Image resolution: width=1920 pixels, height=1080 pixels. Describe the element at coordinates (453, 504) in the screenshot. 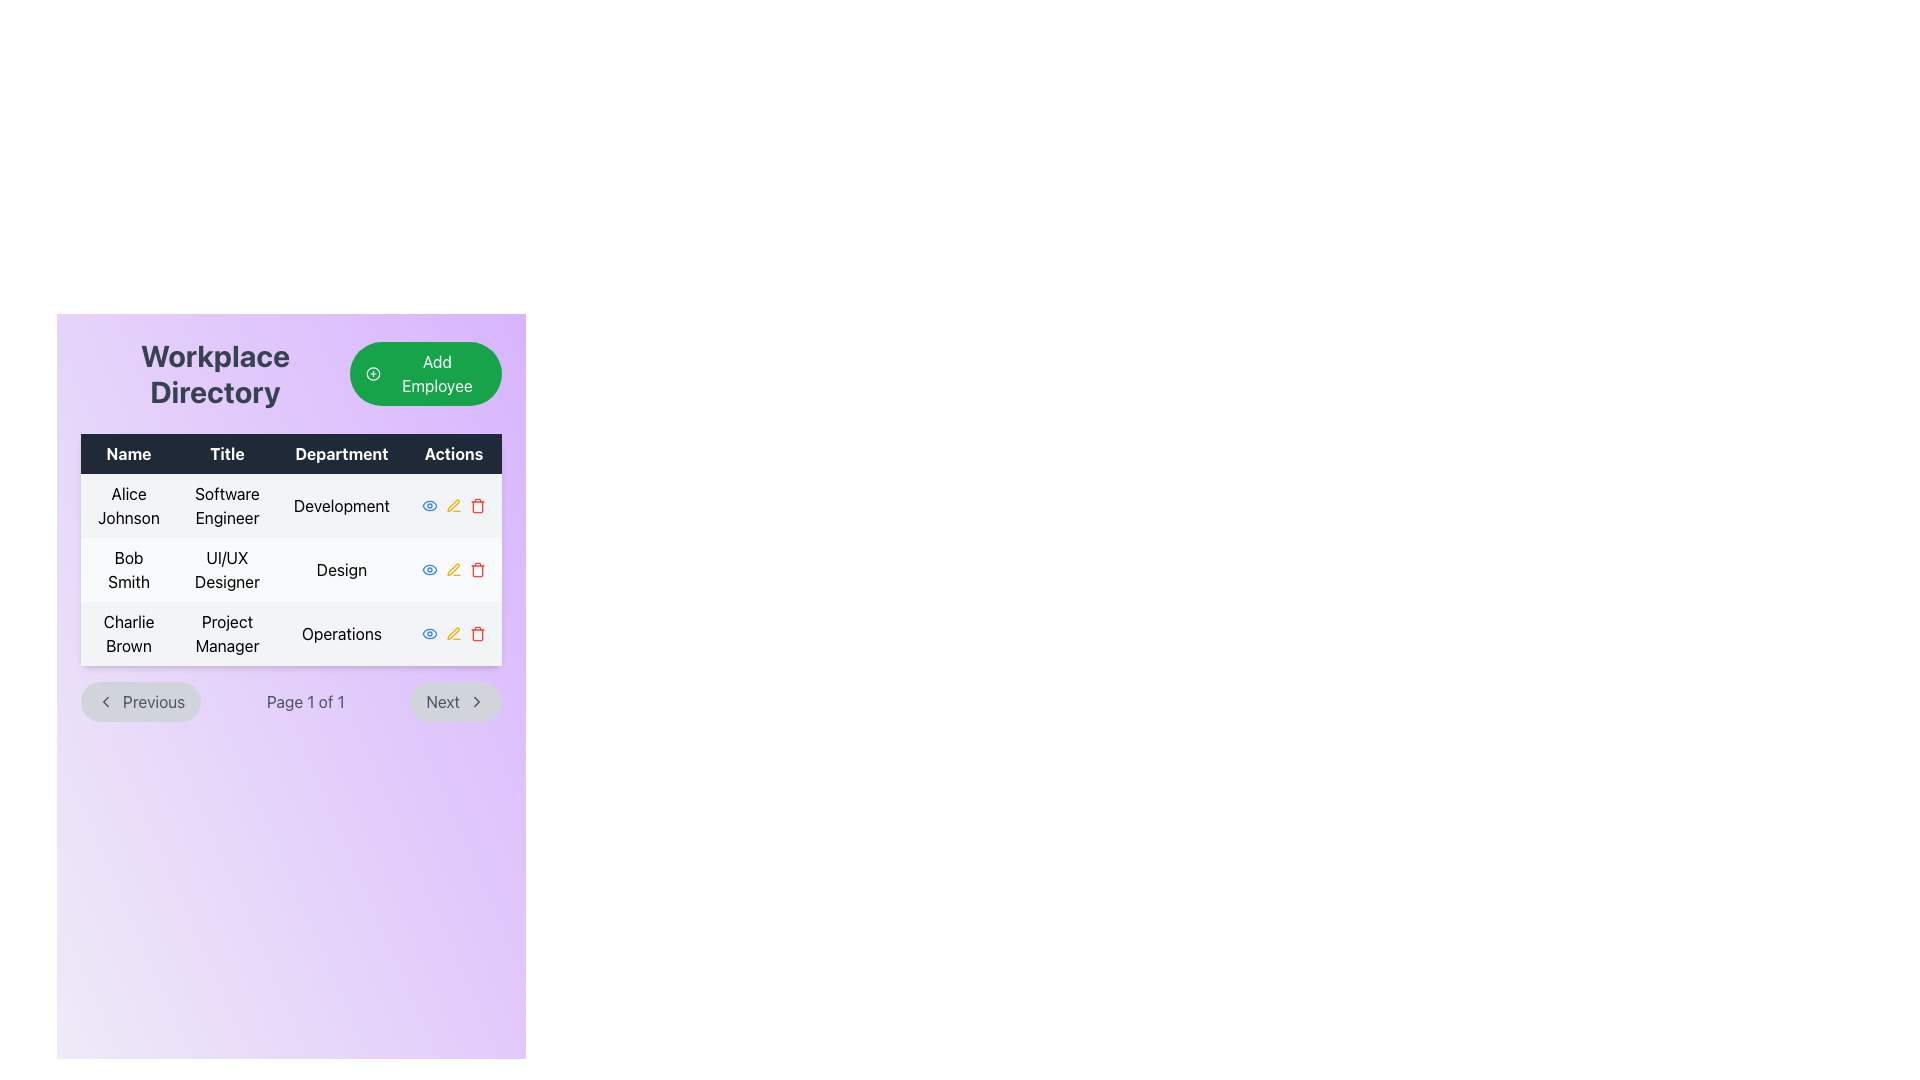

I see `the Interactive Icon in the Actions column` at that location.